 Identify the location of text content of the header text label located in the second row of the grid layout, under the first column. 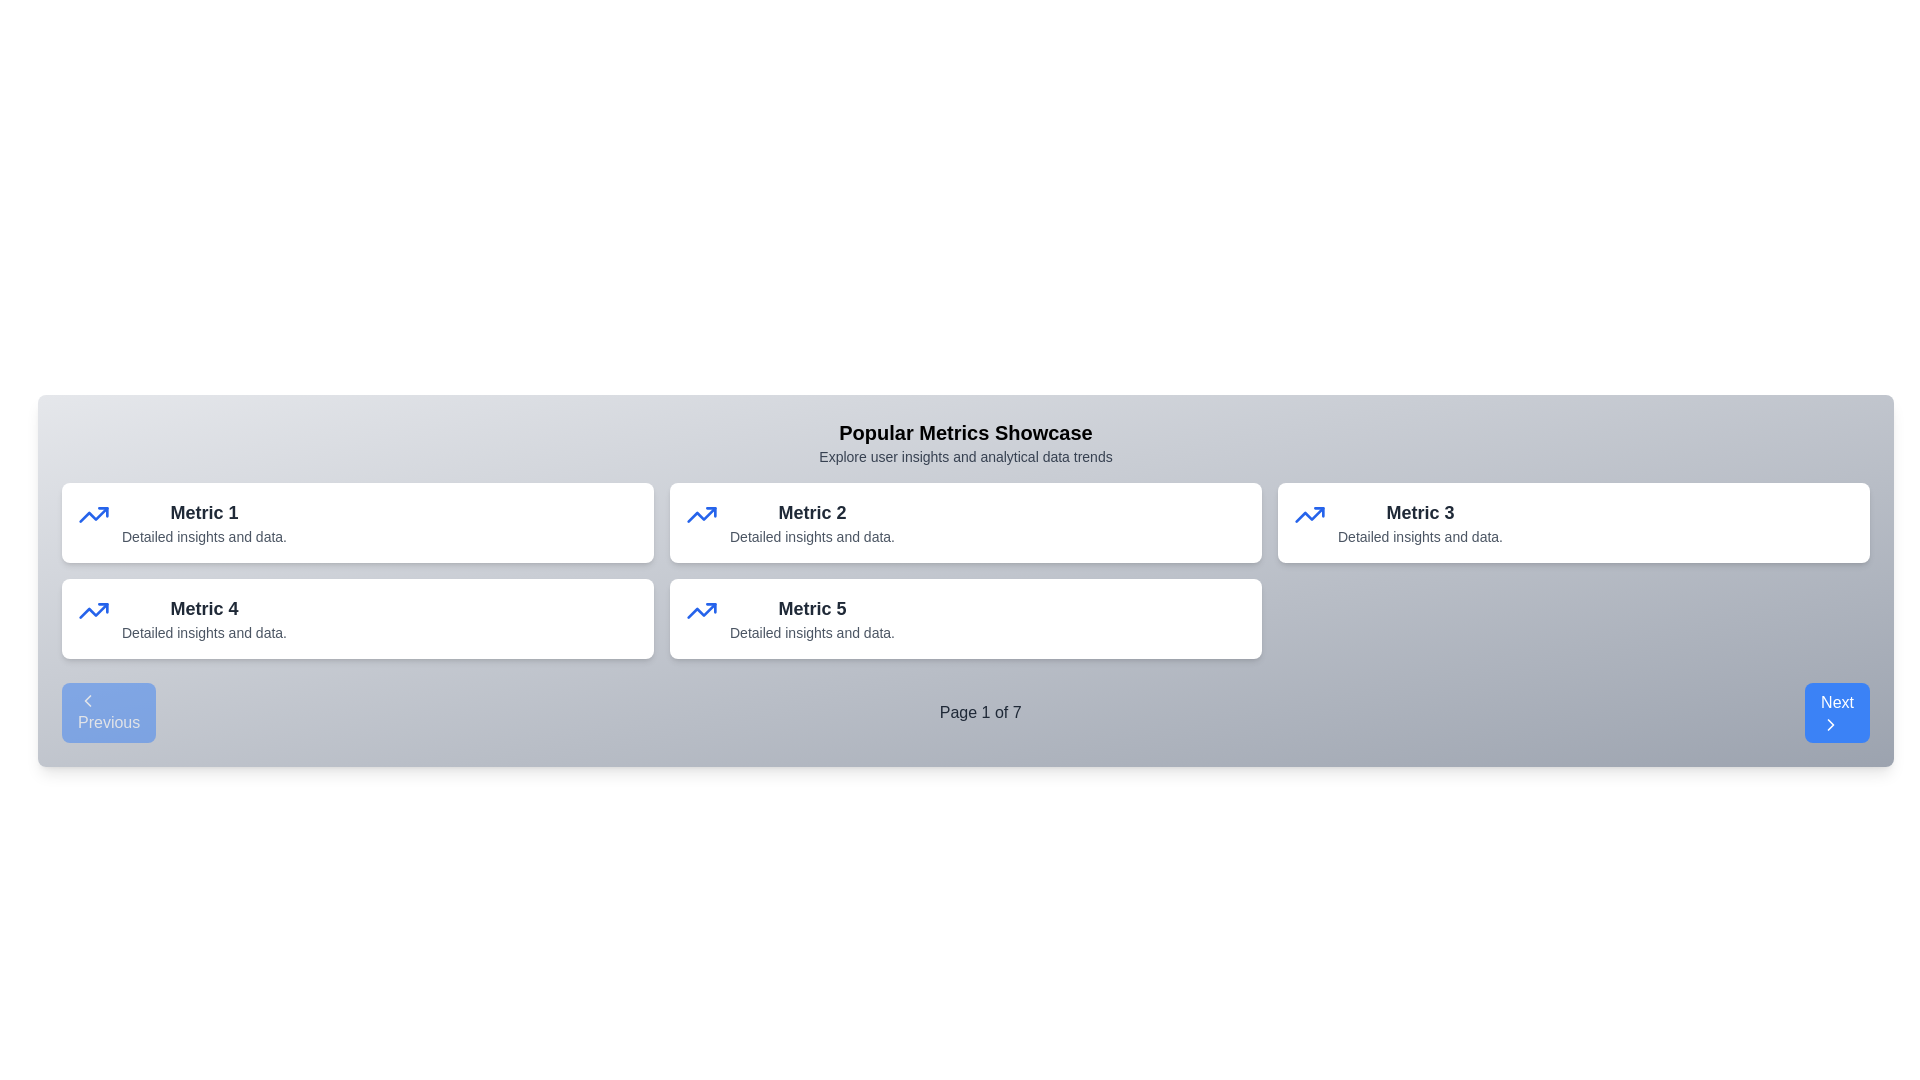
(204, 608).